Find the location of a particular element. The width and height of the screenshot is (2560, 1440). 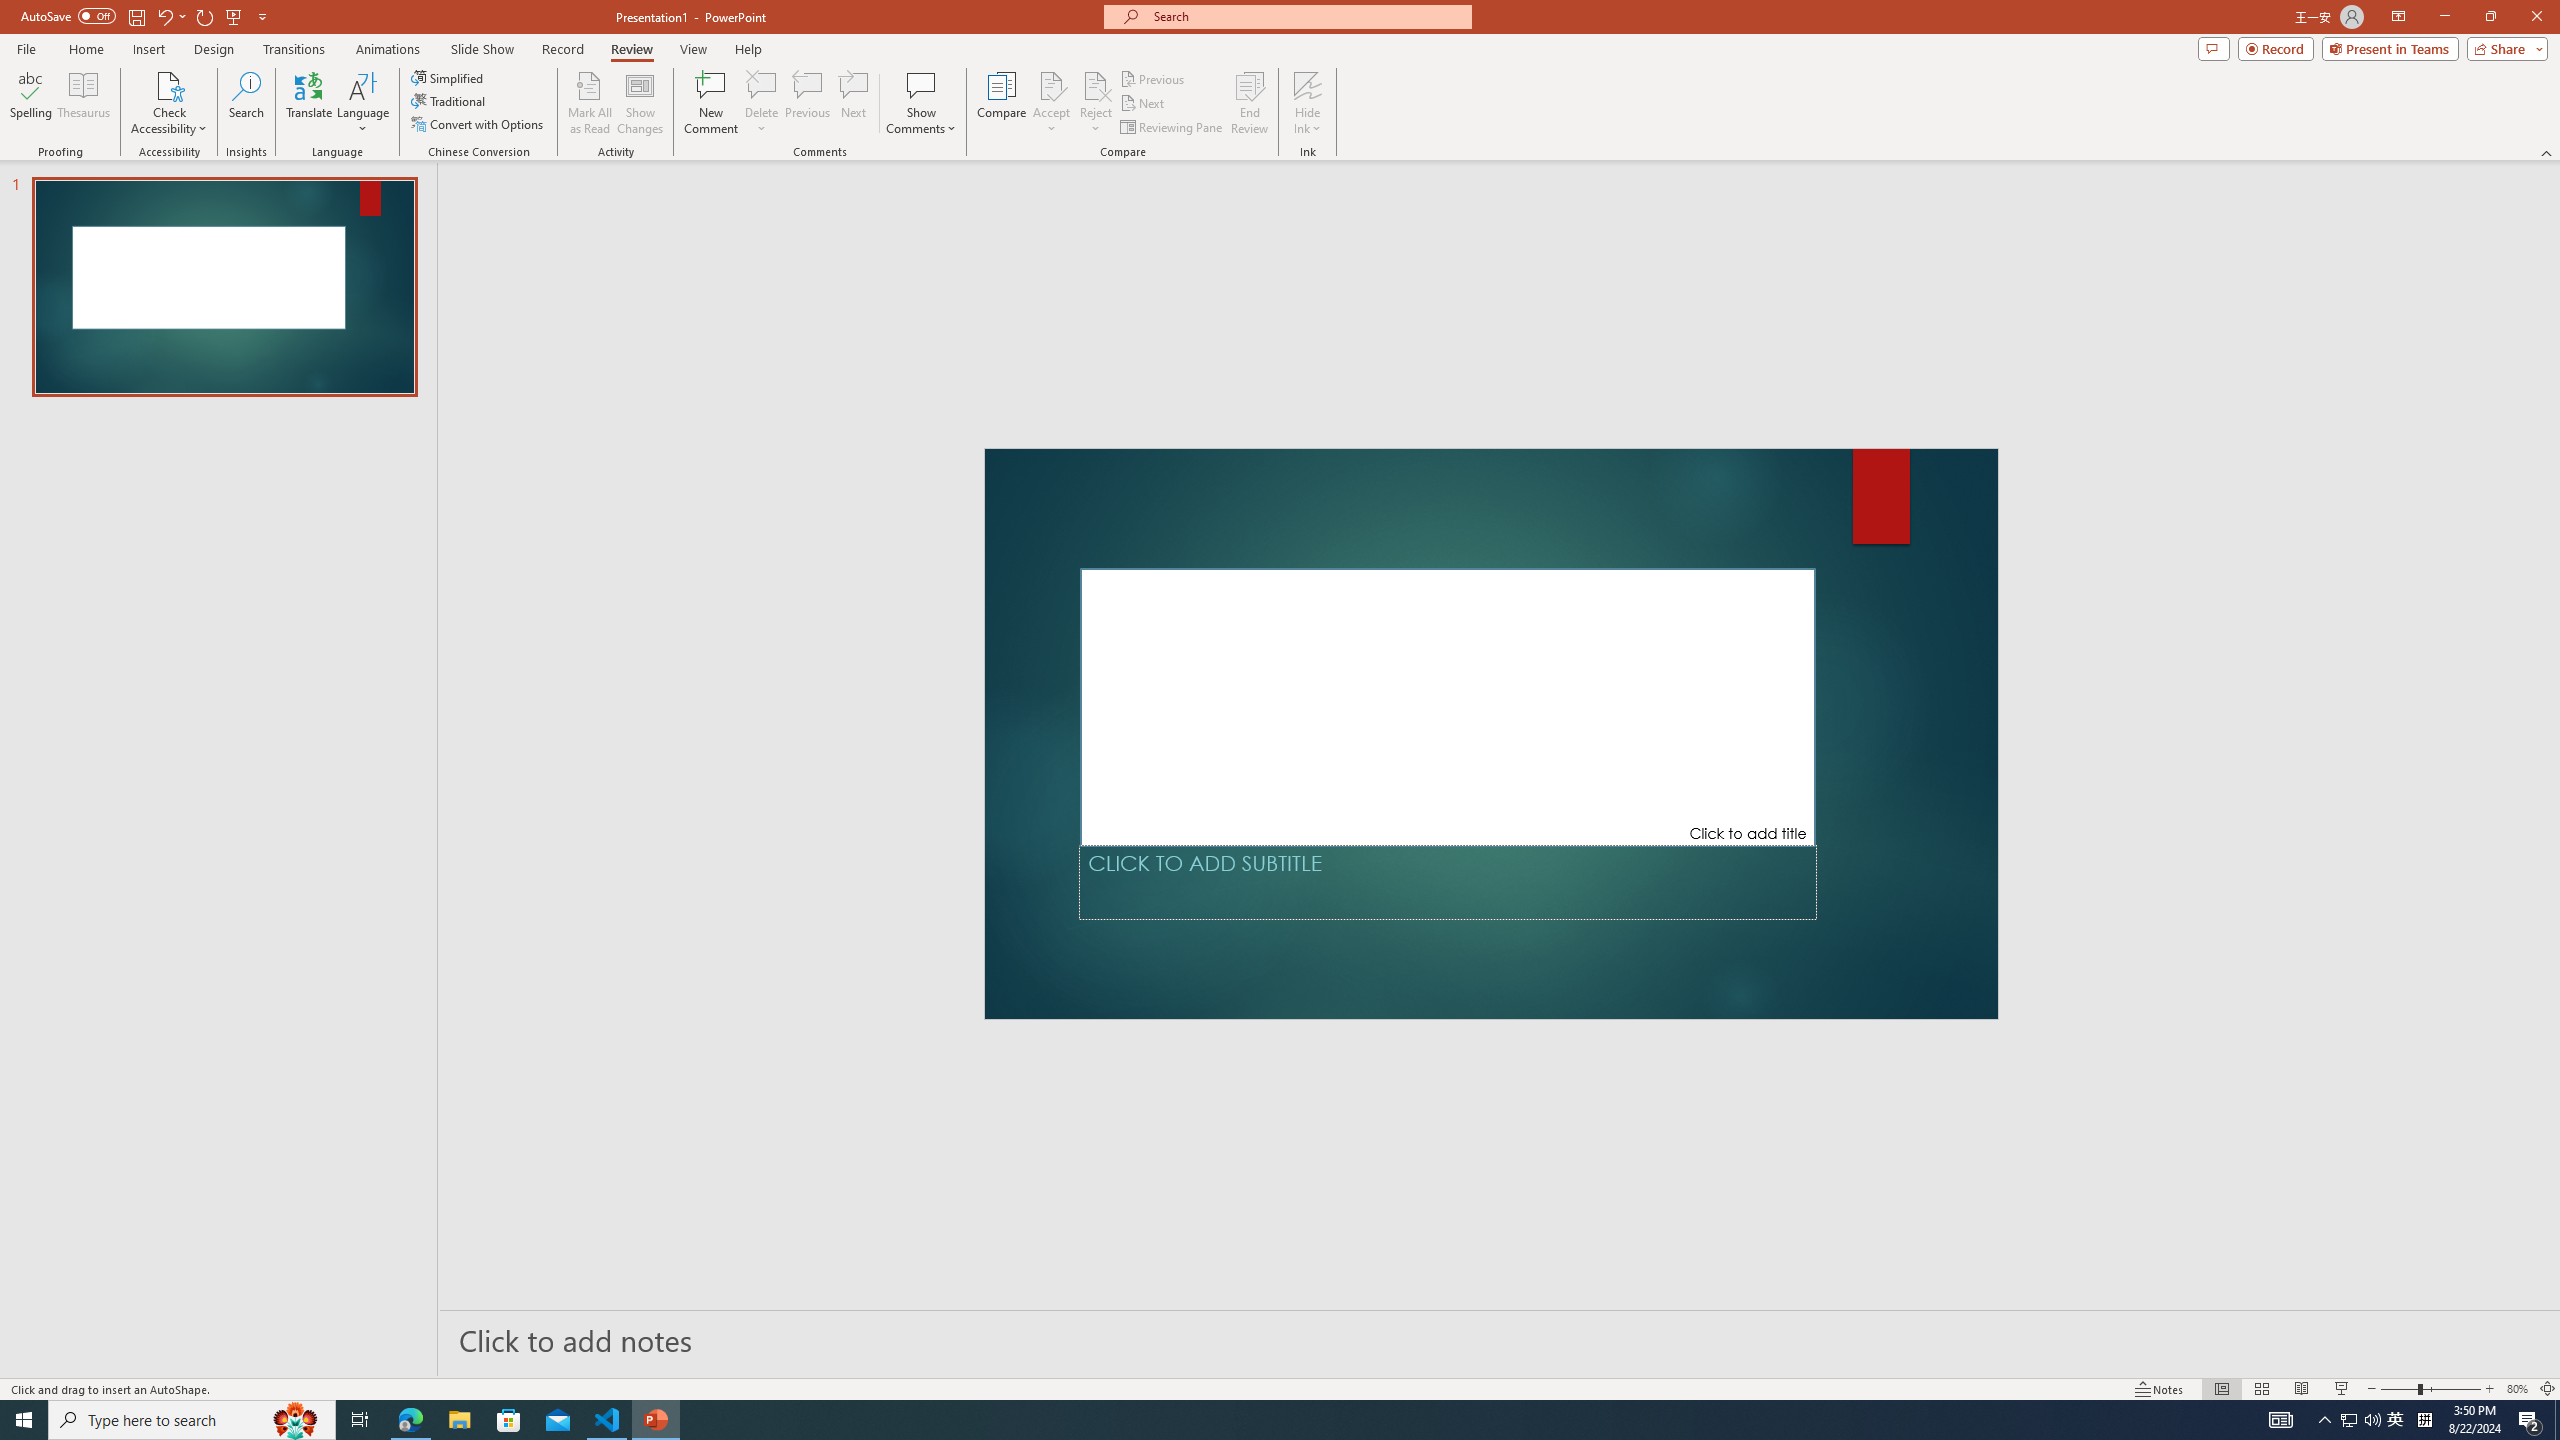

'Review' is located at coordinates (631, 49).